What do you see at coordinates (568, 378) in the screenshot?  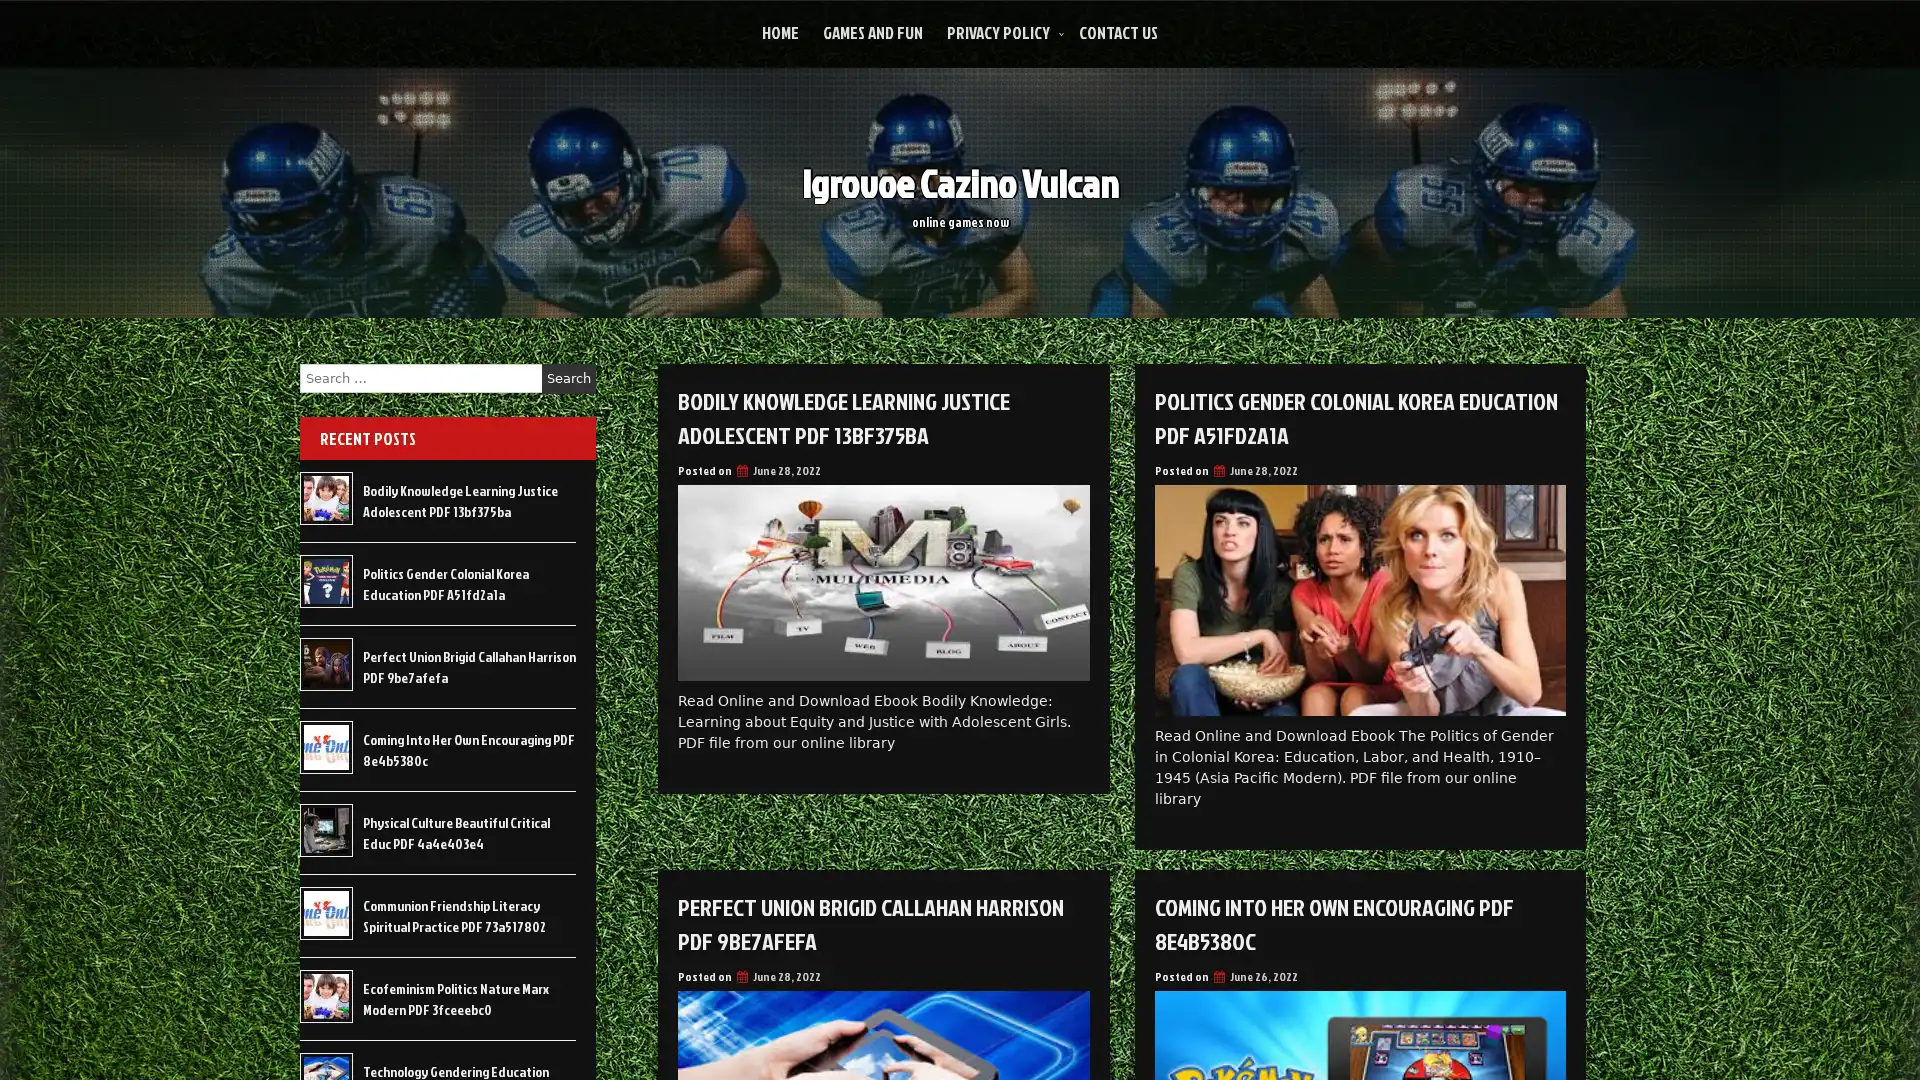 I see `Search` at bounding box center [568, 378].